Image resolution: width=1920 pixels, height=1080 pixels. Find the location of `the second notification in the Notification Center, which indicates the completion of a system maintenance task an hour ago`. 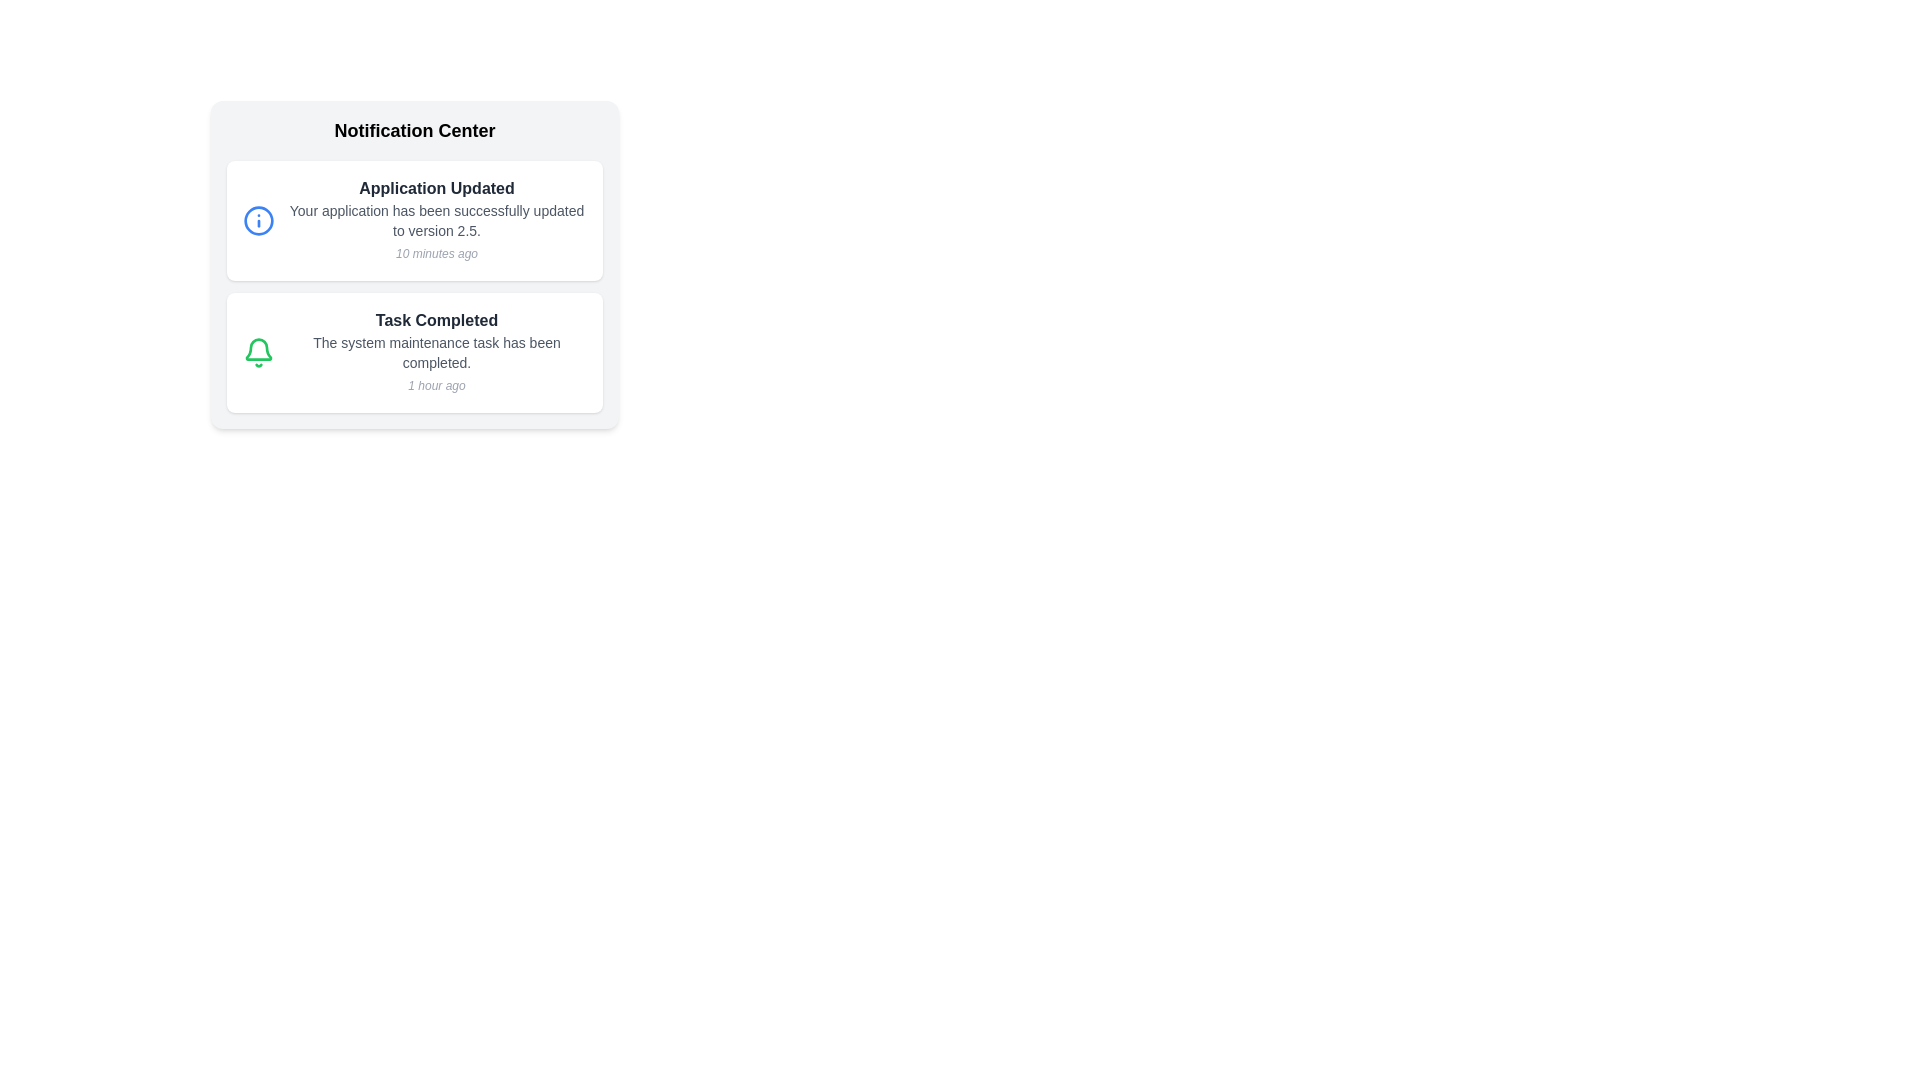

the second notification in the Notification Center, which indicates the completion of a system maintenance task an hour ago is located at coordinates (413, 352).